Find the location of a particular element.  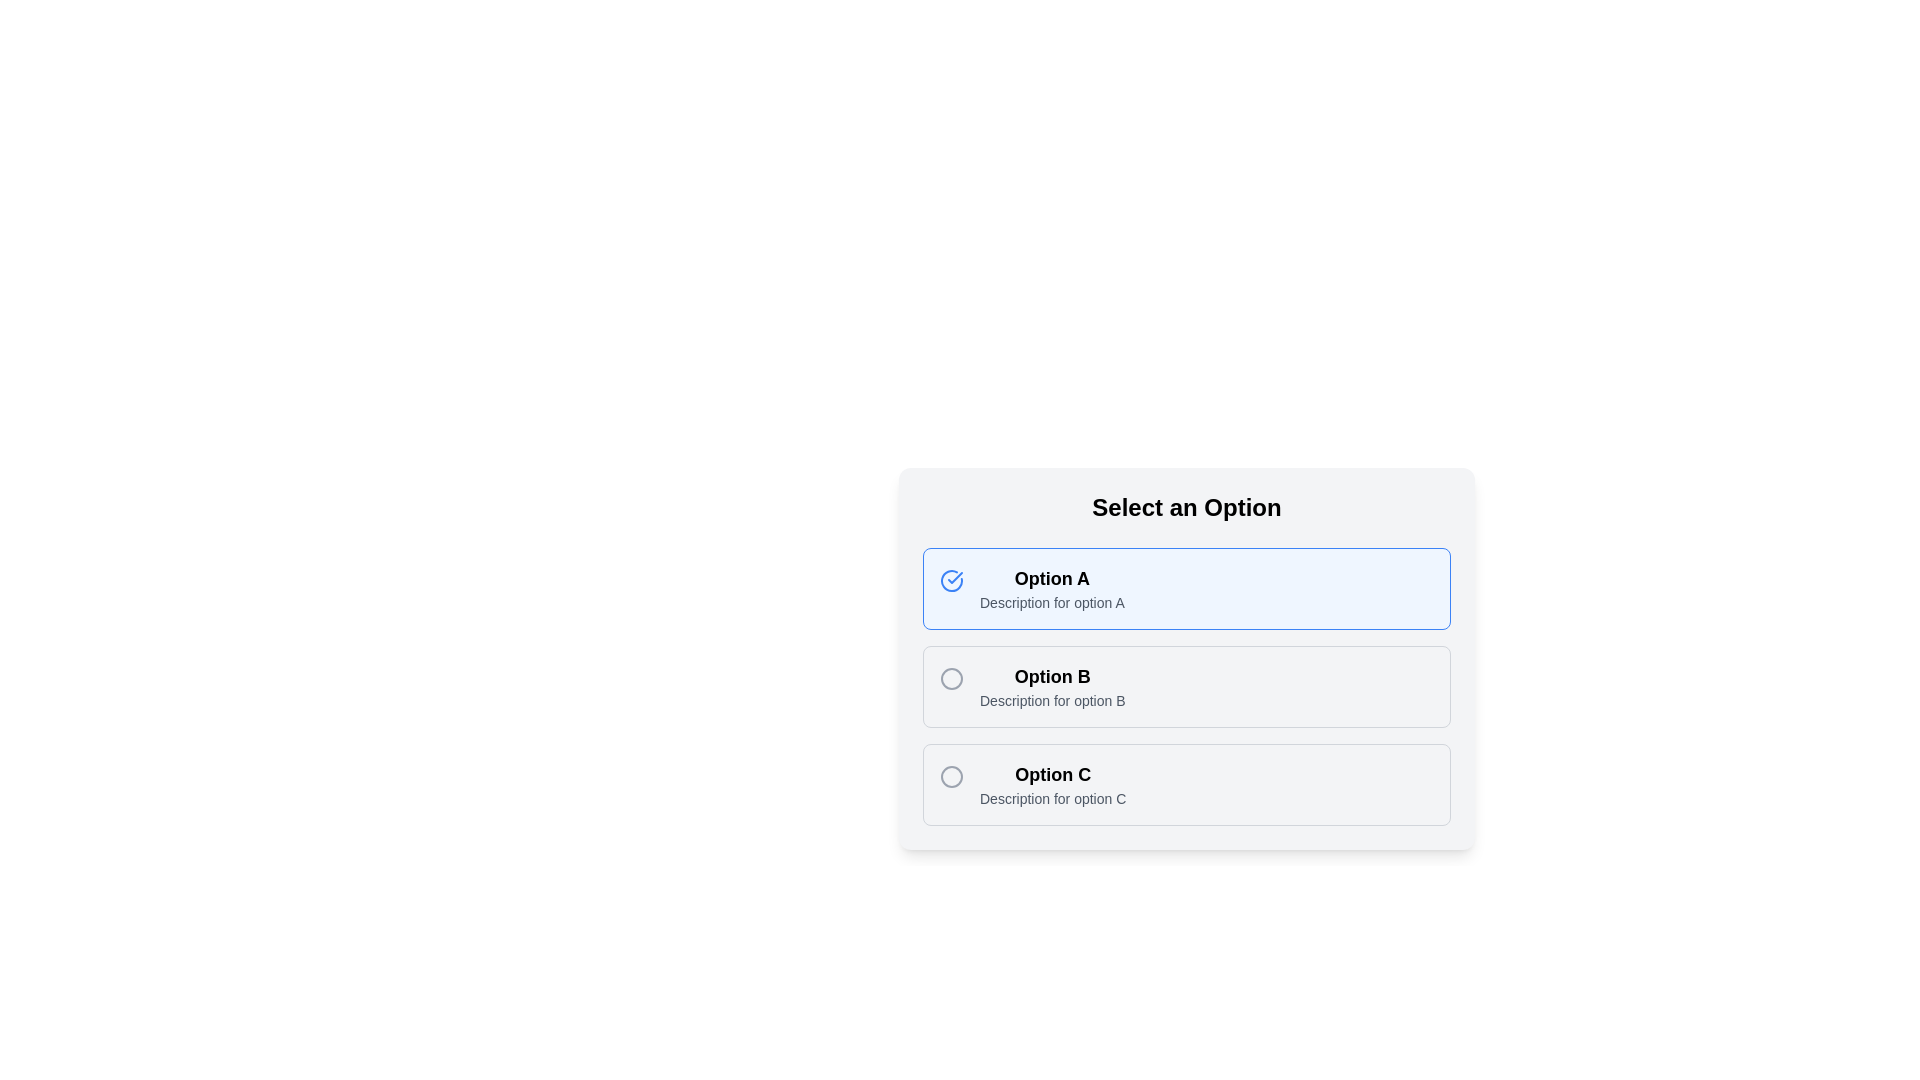

the unselected radio button to the left of 'Option C' is located at coordinates (950, 775).